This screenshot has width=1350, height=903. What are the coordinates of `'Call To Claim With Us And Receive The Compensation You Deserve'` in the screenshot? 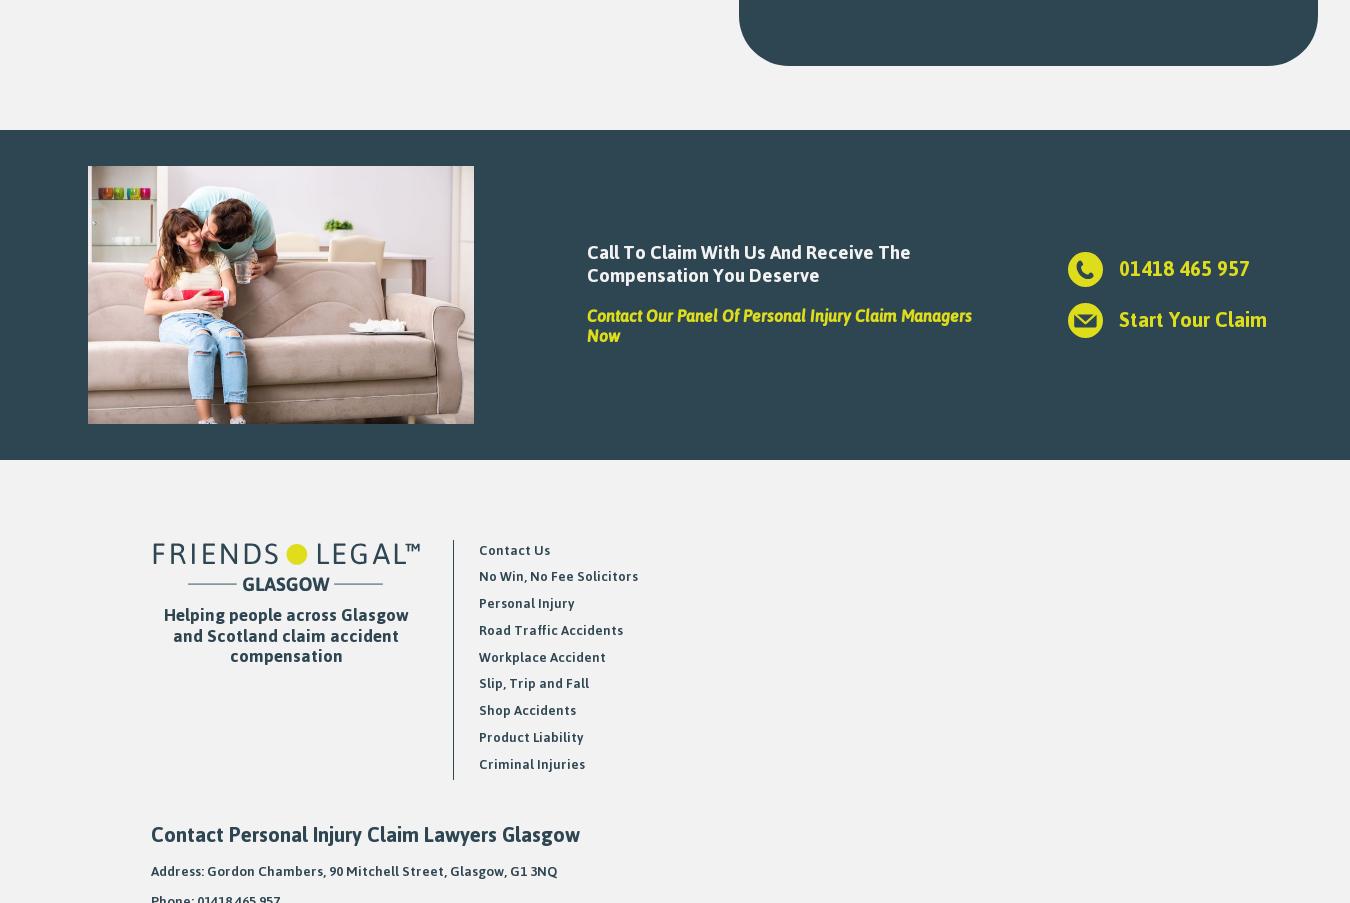 It's located at (747, 262).